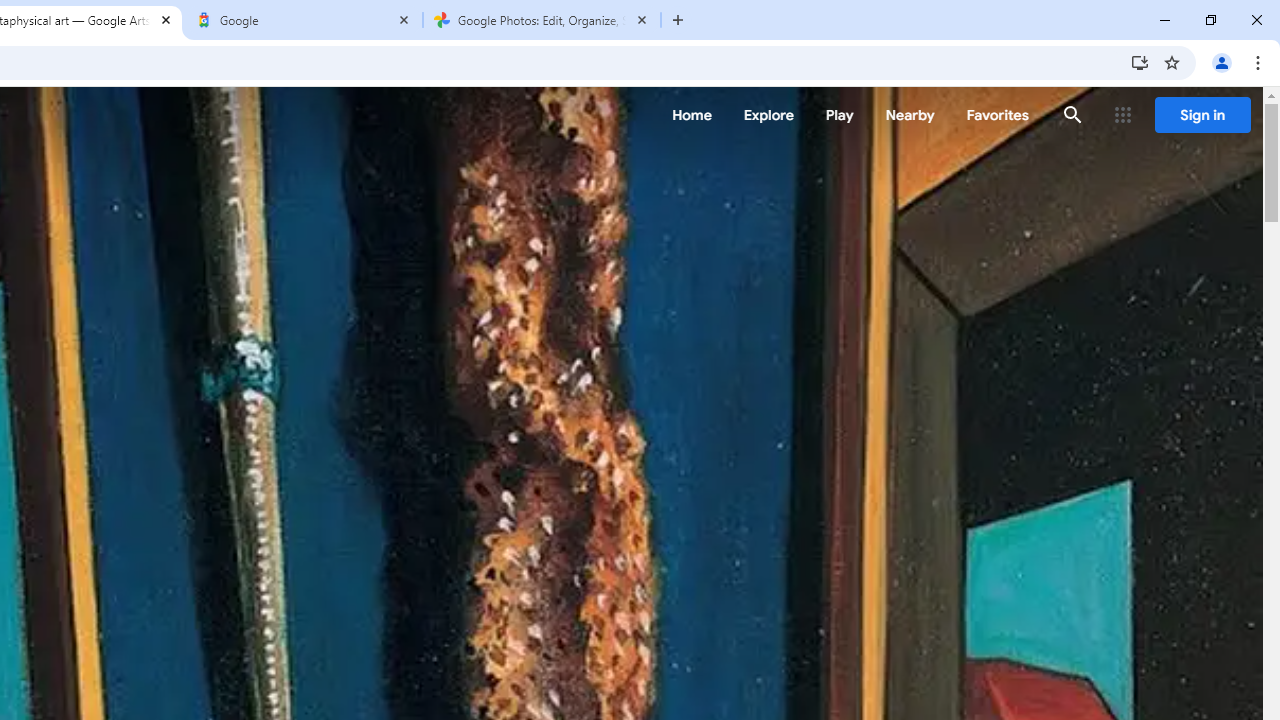 The height and width of the screenshot is (720, 1280). I want to click on 'Favorites', so click(997, 115).